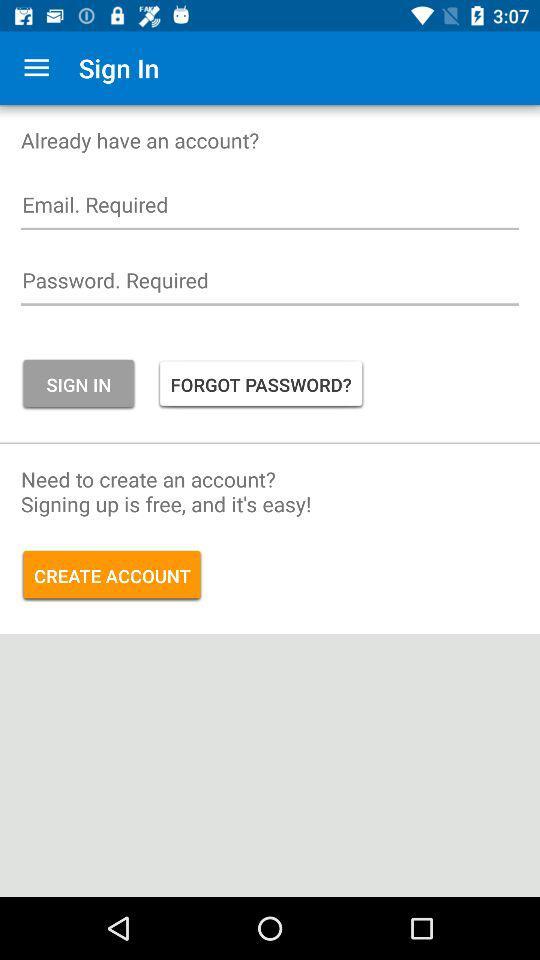 The width and height of the screenshot is (540, 960). Describe the element at coordinates (261, 383) in the screenshot. I see `the item next to sign in item` at that location.